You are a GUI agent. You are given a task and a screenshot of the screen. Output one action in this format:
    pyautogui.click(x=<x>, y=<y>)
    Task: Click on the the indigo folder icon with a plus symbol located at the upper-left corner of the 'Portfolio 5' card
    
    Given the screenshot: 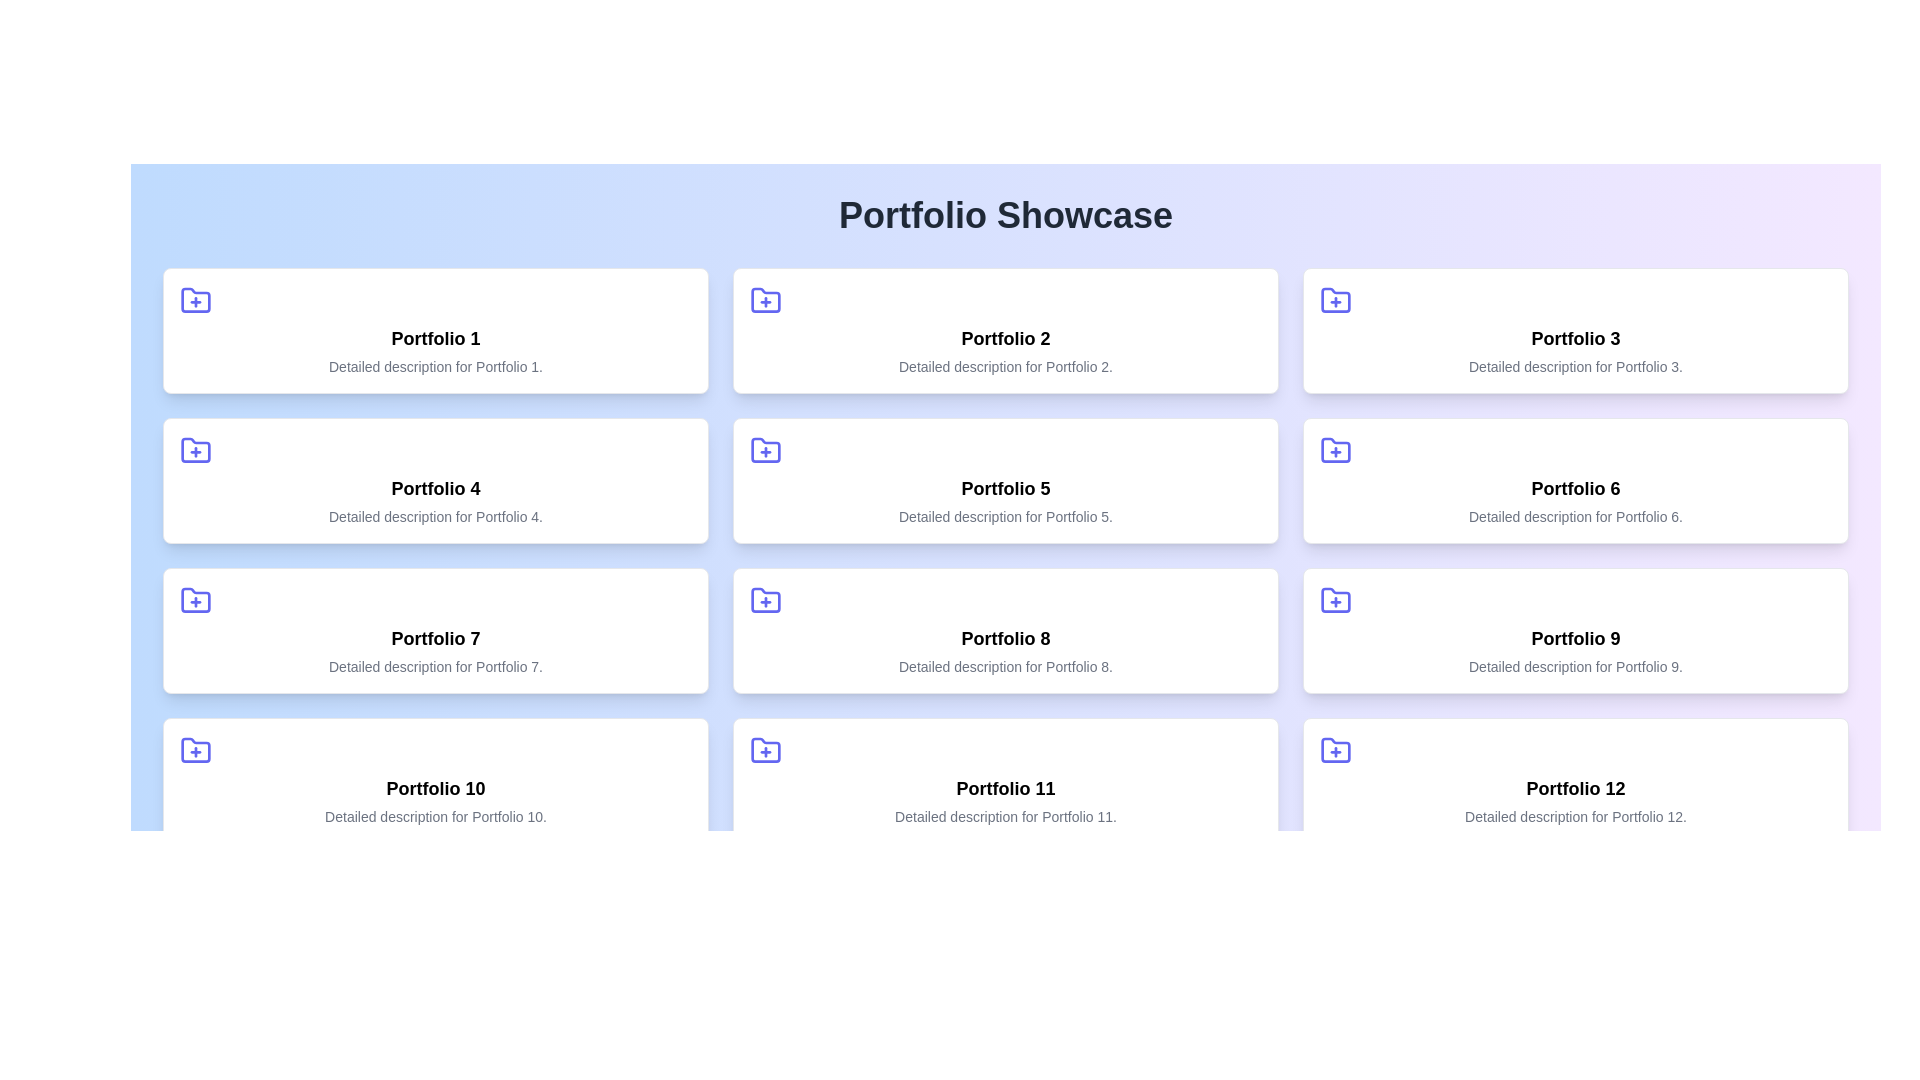 What is the action you would take?
    pyautogui.click(x=765, y=451)
    